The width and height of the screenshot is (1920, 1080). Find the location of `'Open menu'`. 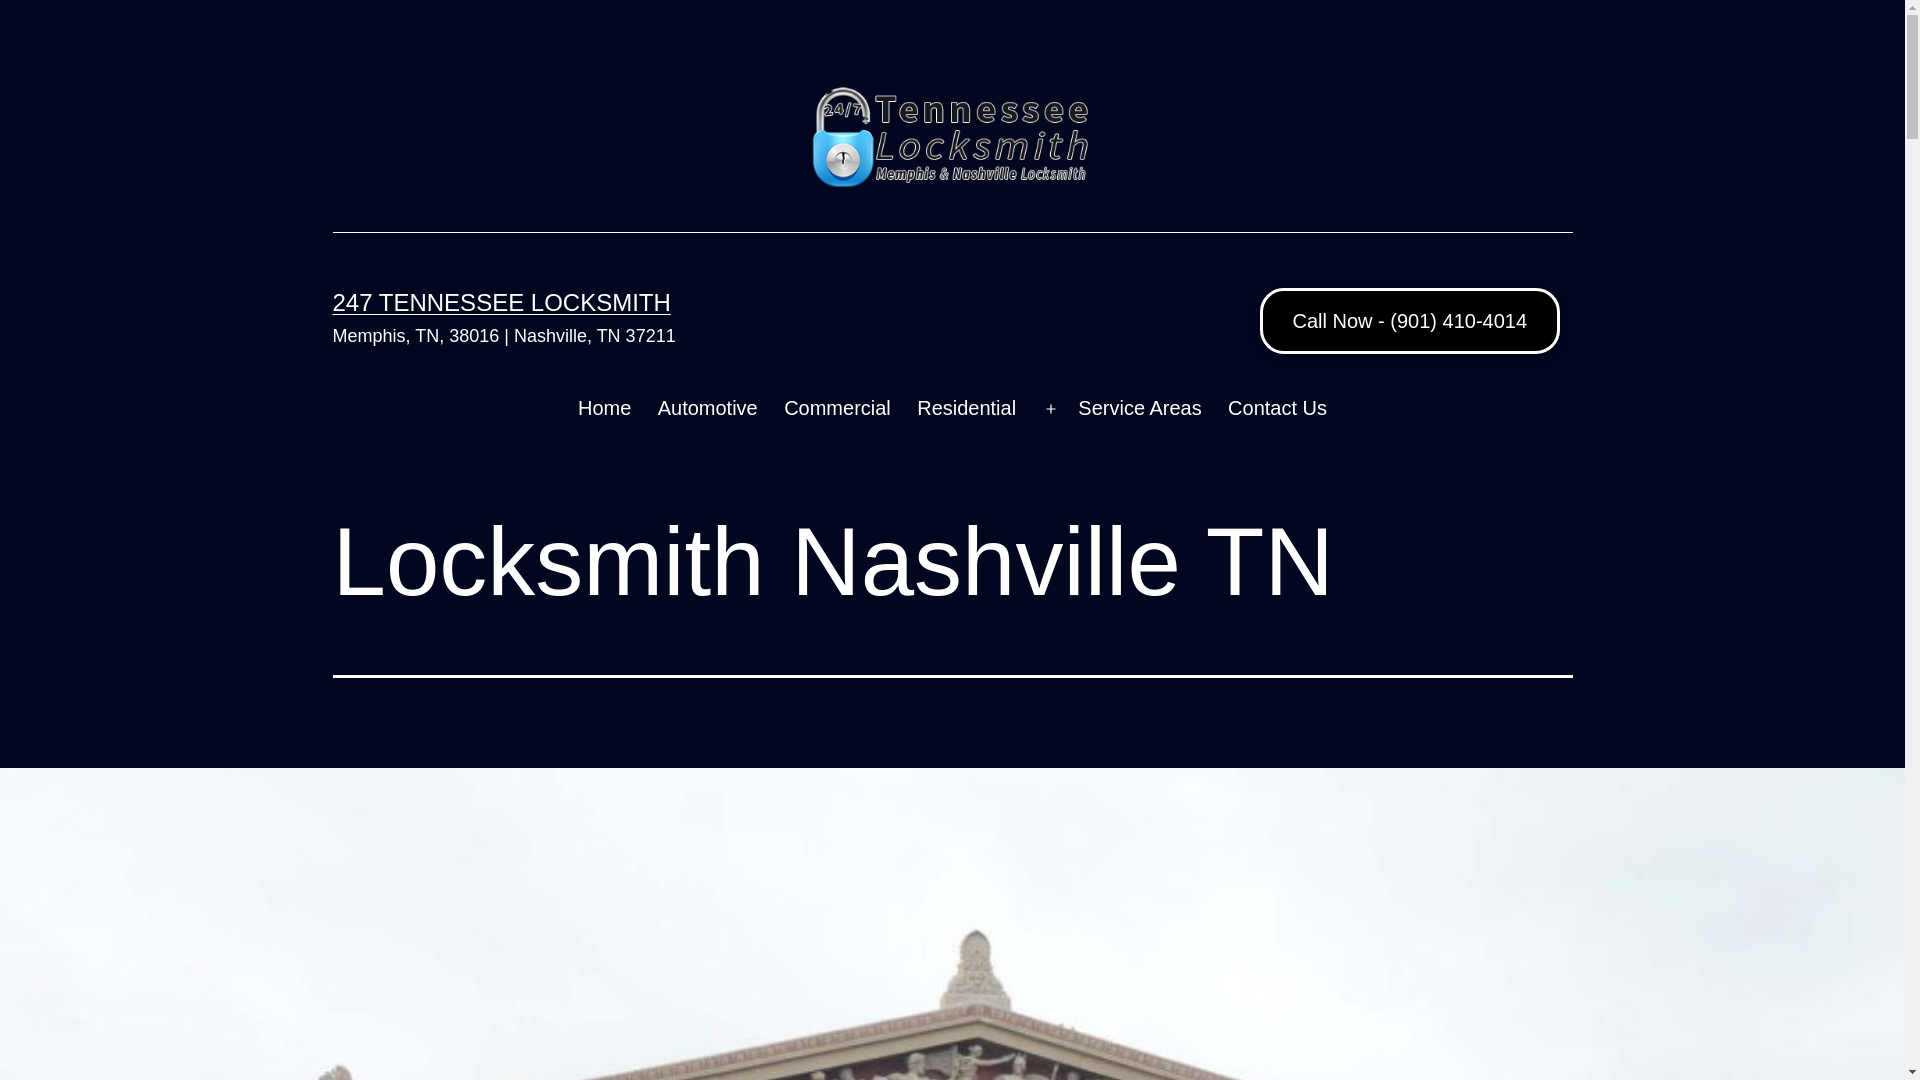

'Open menu' is located at coordinates (1028, 407).